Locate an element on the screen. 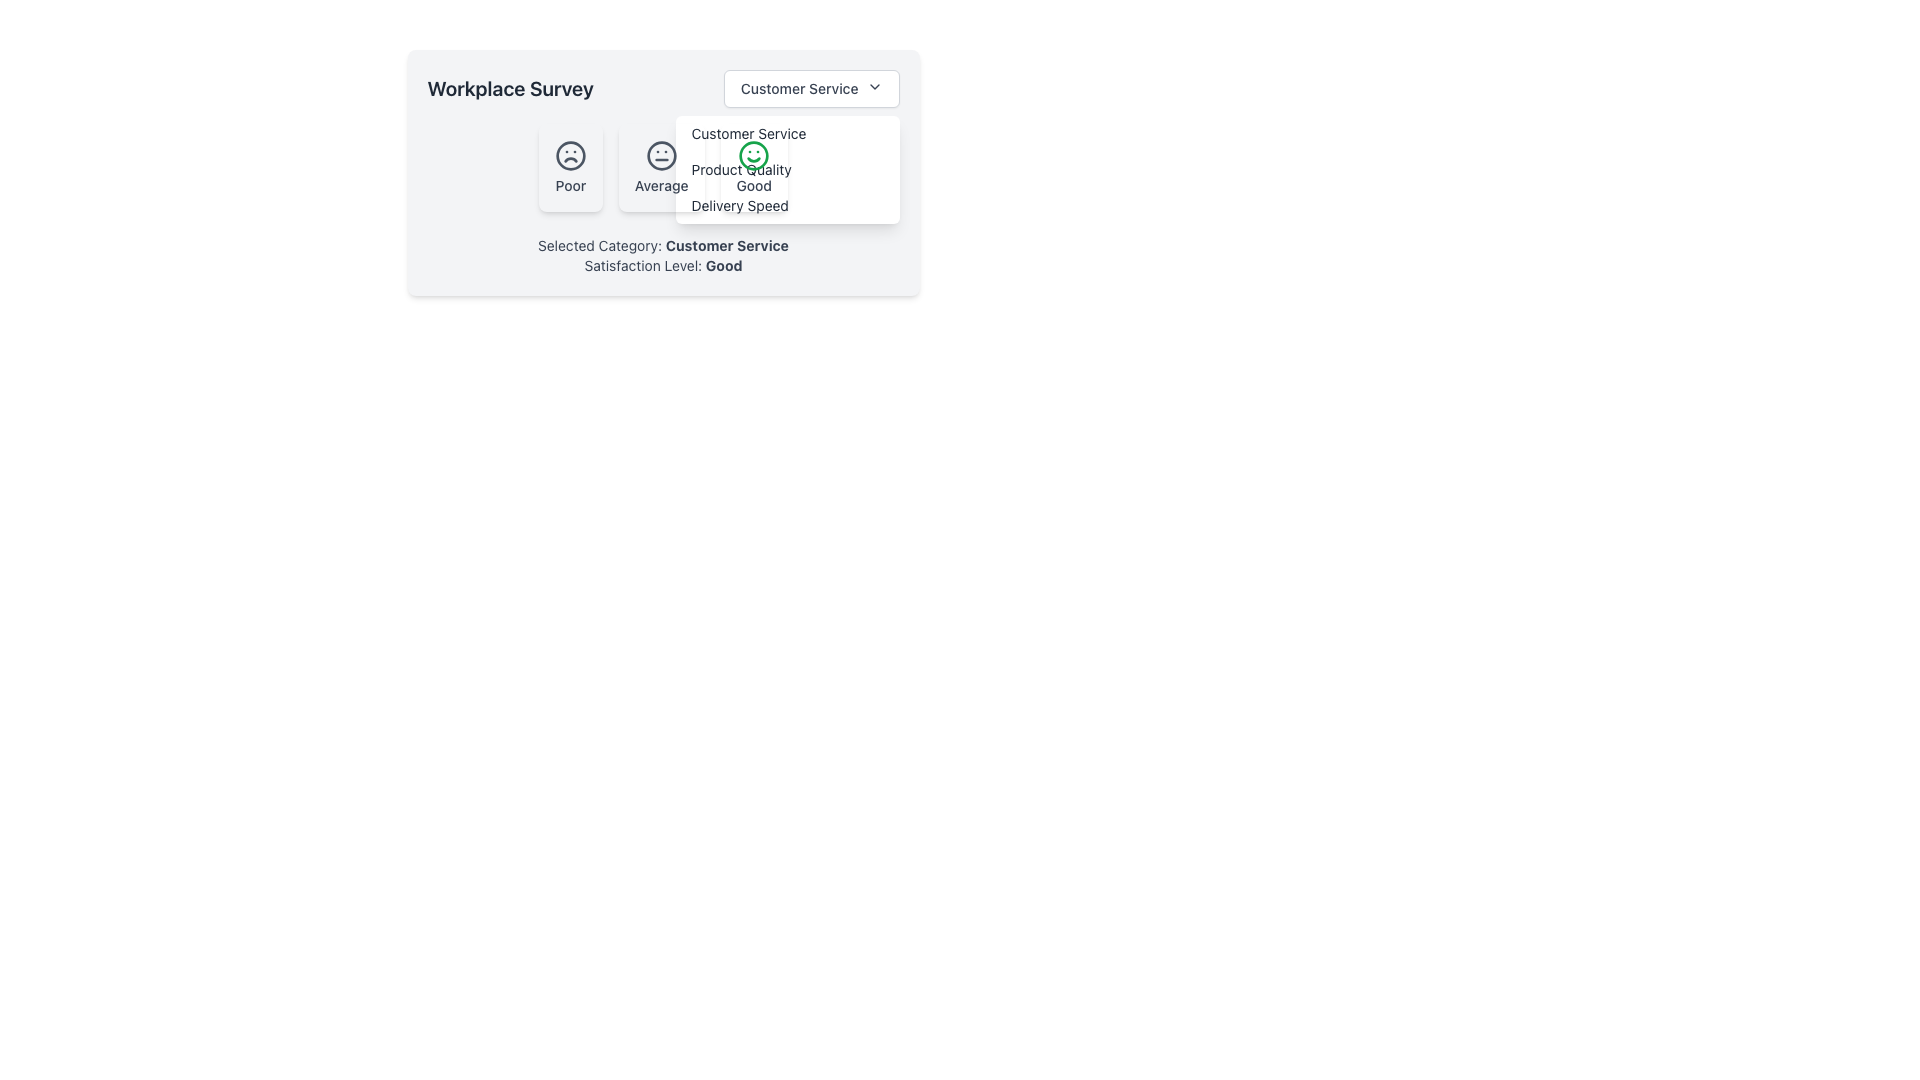  the 'Average' button, which features a circular icon with a neutral facial expression and is located centrally between 'Poor' and 'Good' is located at coordinates (661, 167).